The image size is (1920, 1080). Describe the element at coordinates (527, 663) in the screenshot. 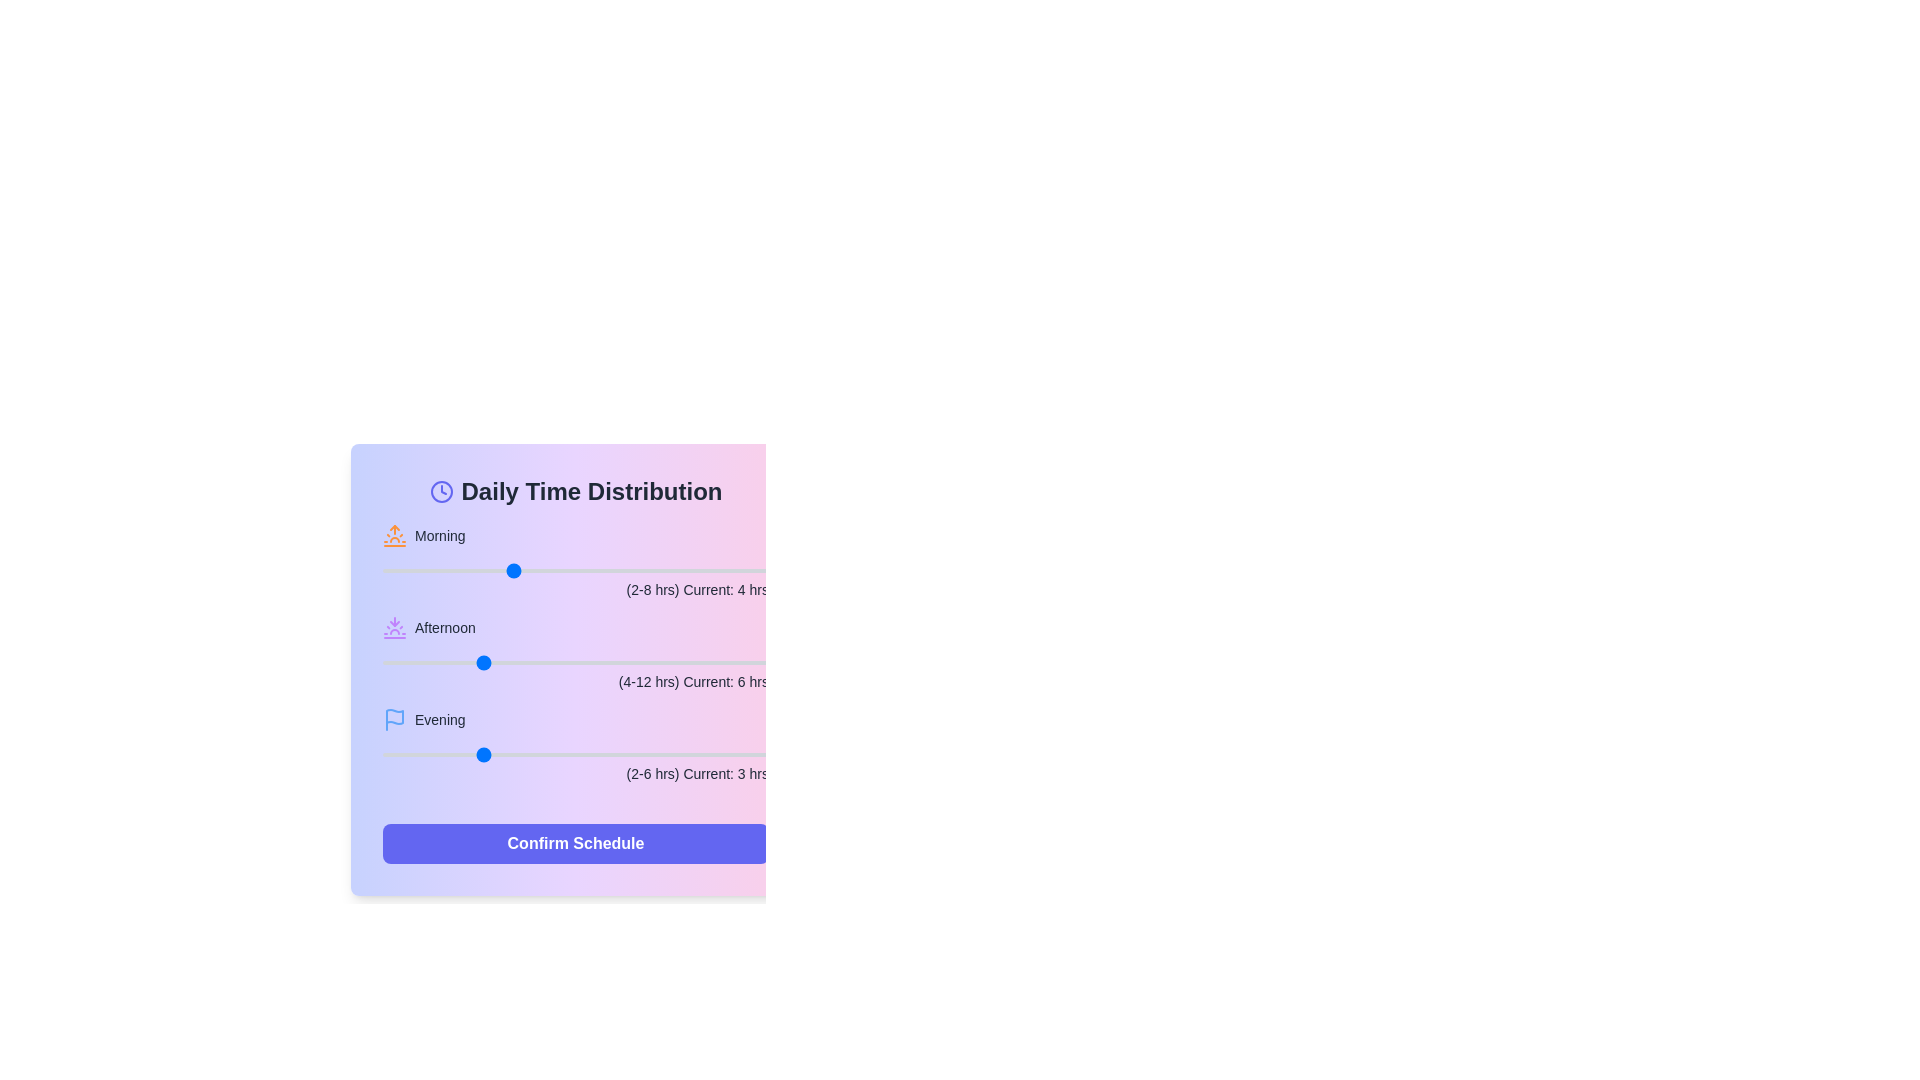

I see `afternoon duration` at that location.